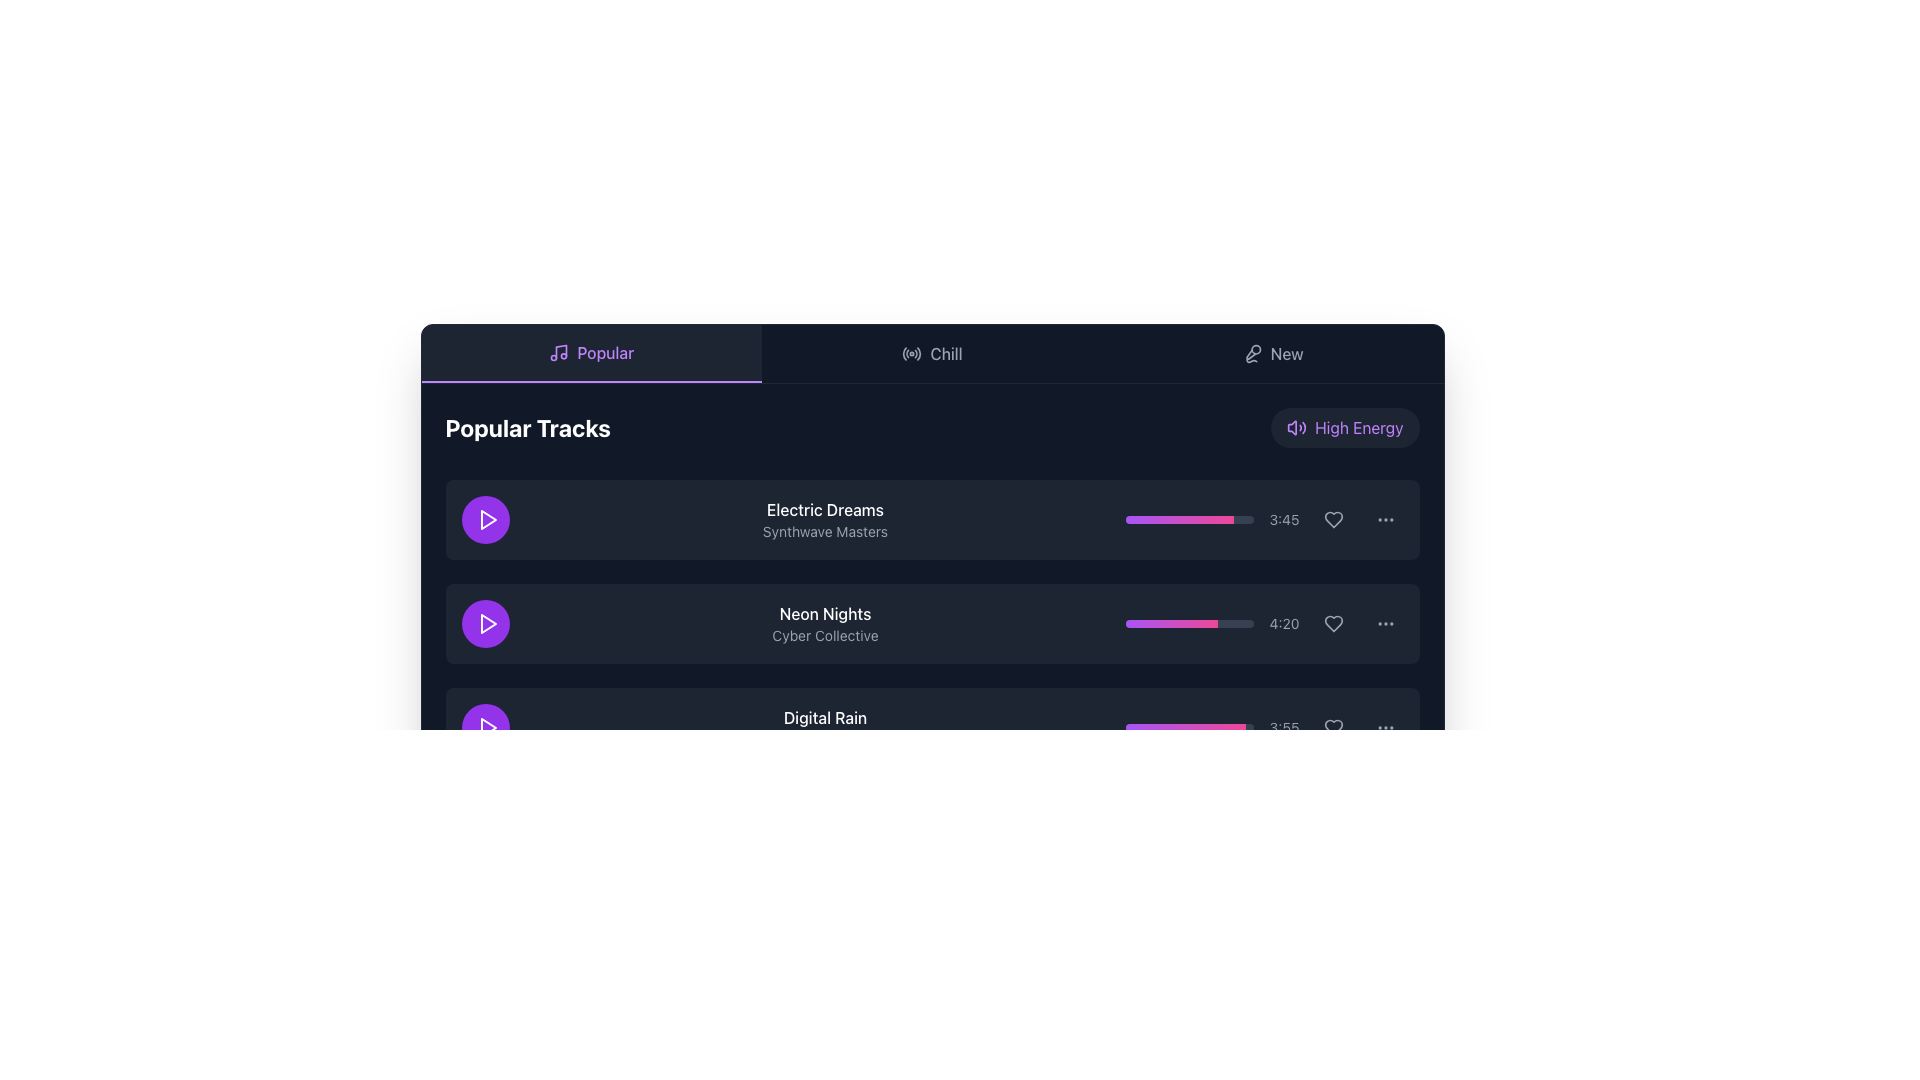  What do you see at coordinates (485, 623) in the screenshot?
I see `the circular purple button with a white play icon located to the left of the text 'Neon Nights' in the 'Popular Tracks' section` at bounding box center [485, 623].